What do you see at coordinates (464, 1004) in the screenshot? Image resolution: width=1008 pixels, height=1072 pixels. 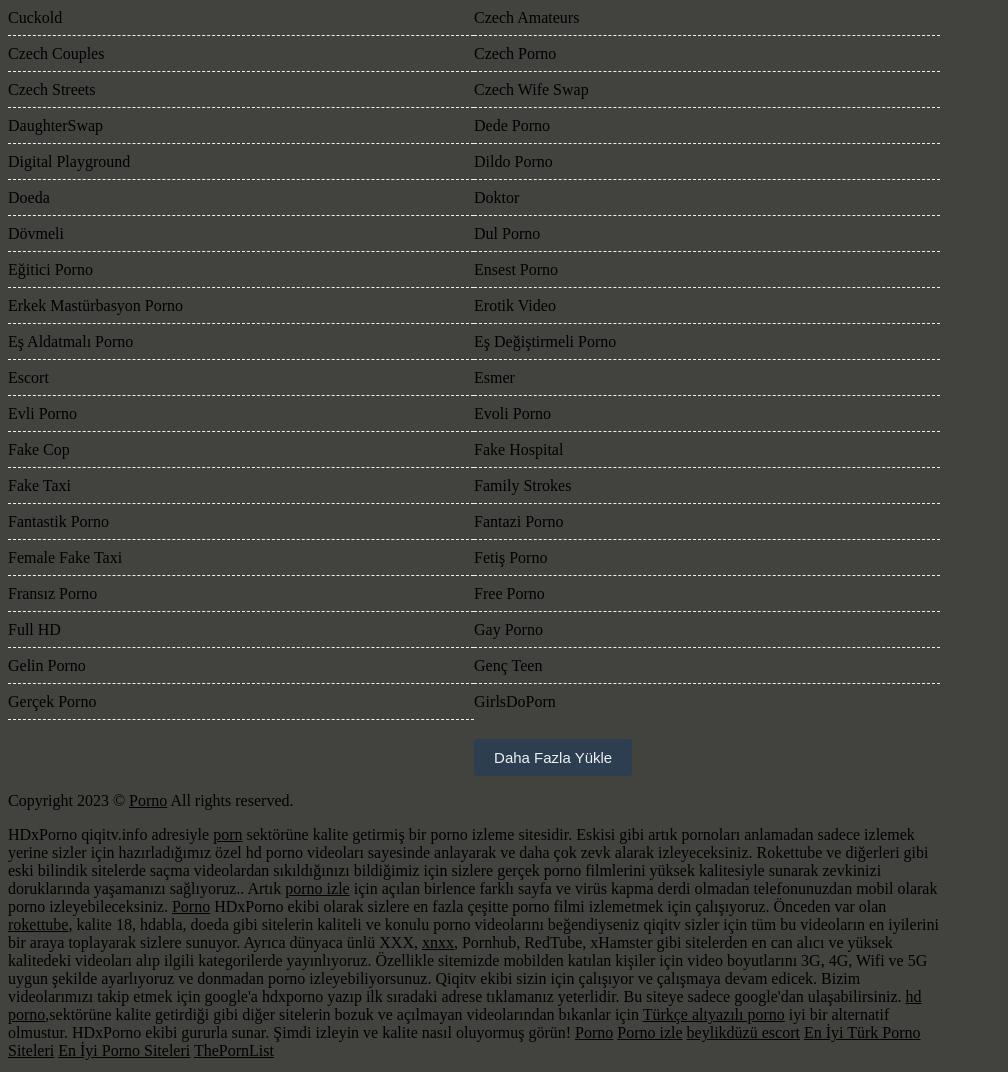 I see `'hd porno'` at bounding box center [464, 1004].